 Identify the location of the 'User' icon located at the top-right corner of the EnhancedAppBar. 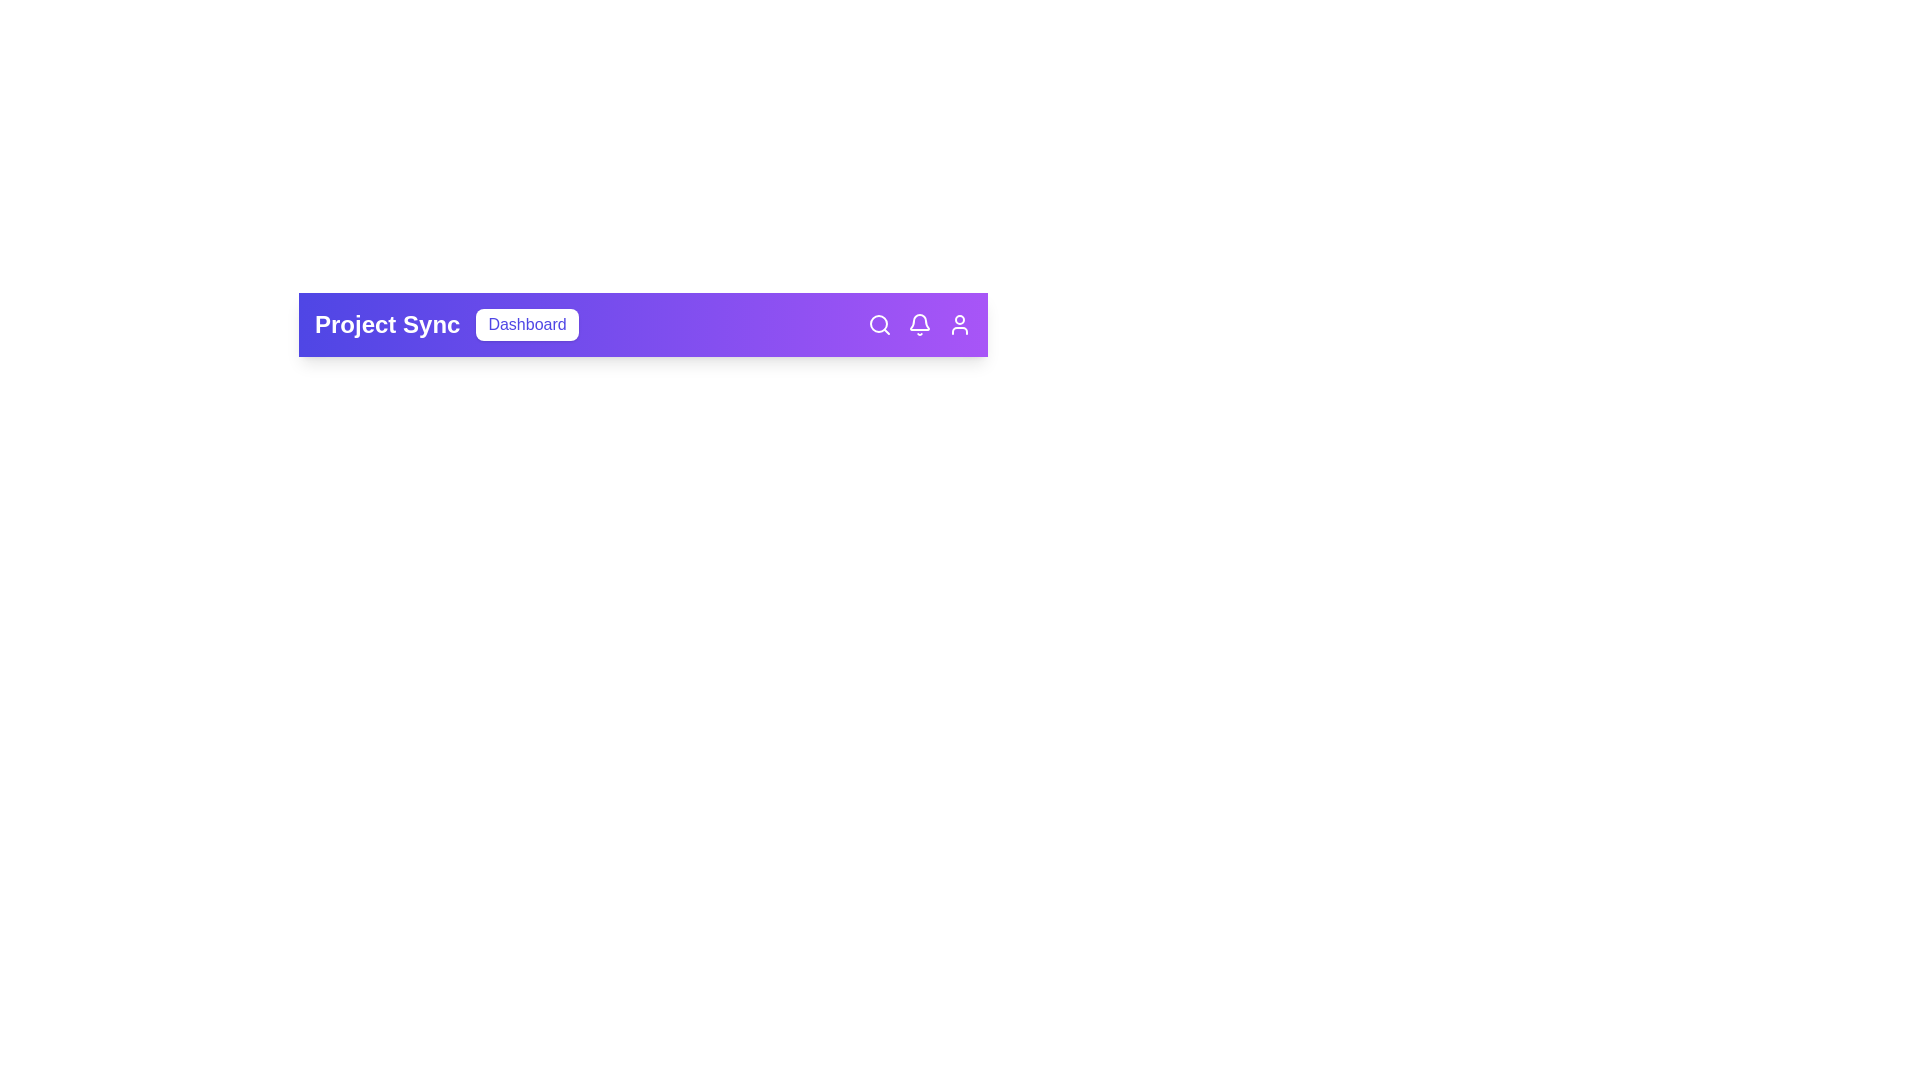
(960, 323).